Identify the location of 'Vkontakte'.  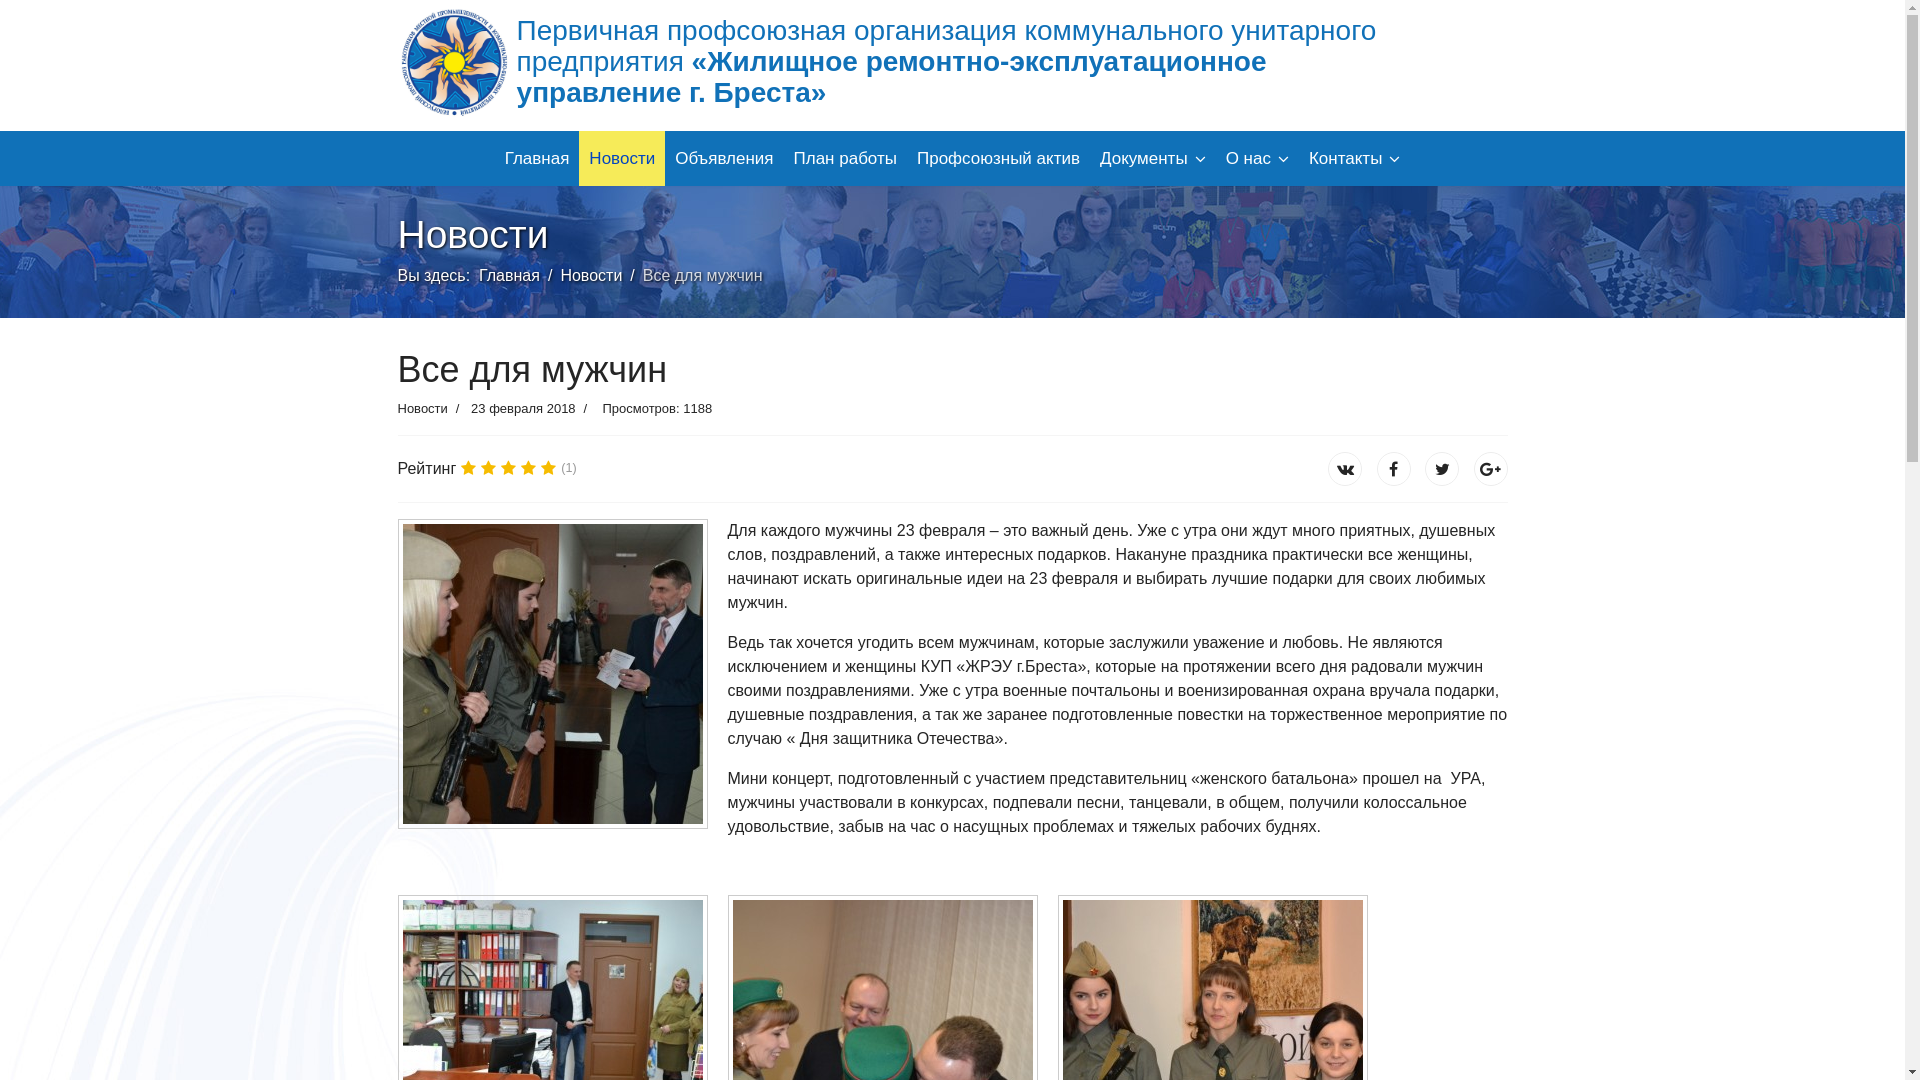
(1392, 469).